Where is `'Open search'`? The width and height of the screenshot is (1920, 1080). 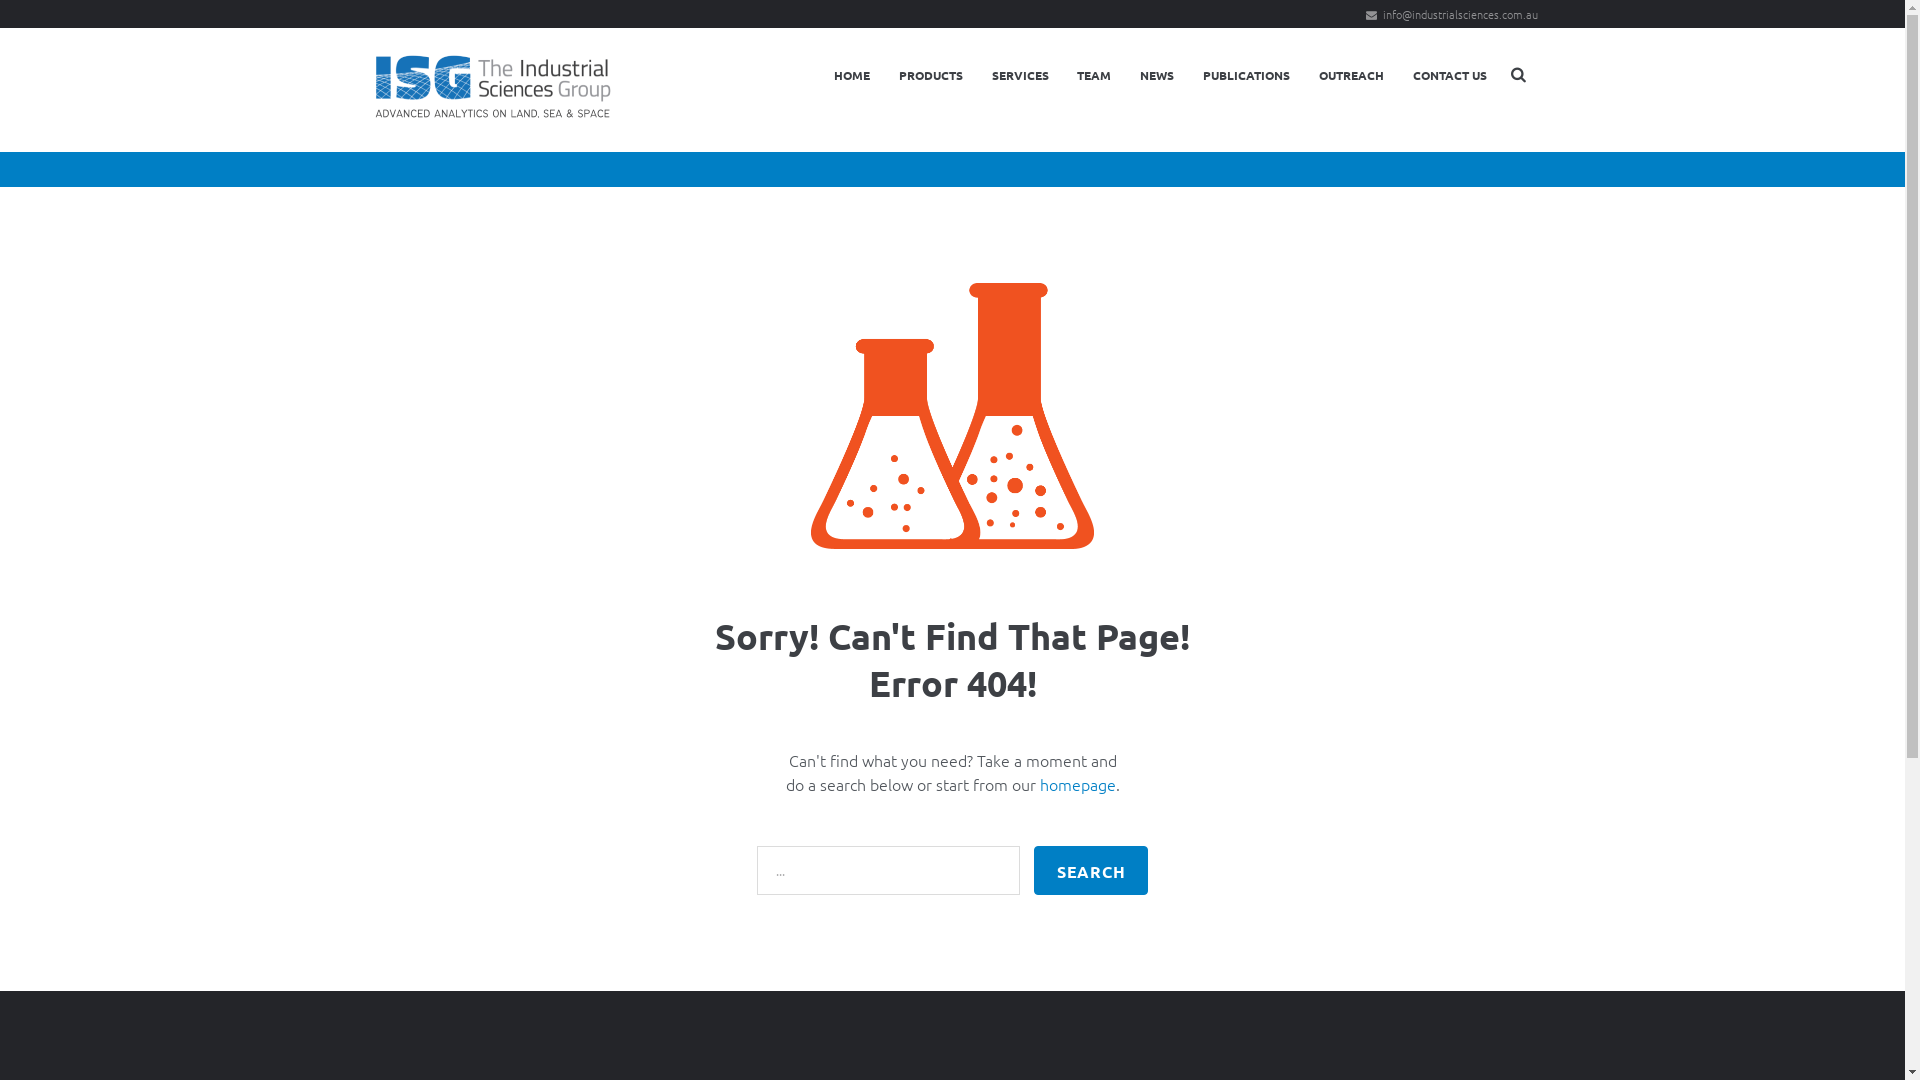 'Open search' is located at coordinates (1519, 72).